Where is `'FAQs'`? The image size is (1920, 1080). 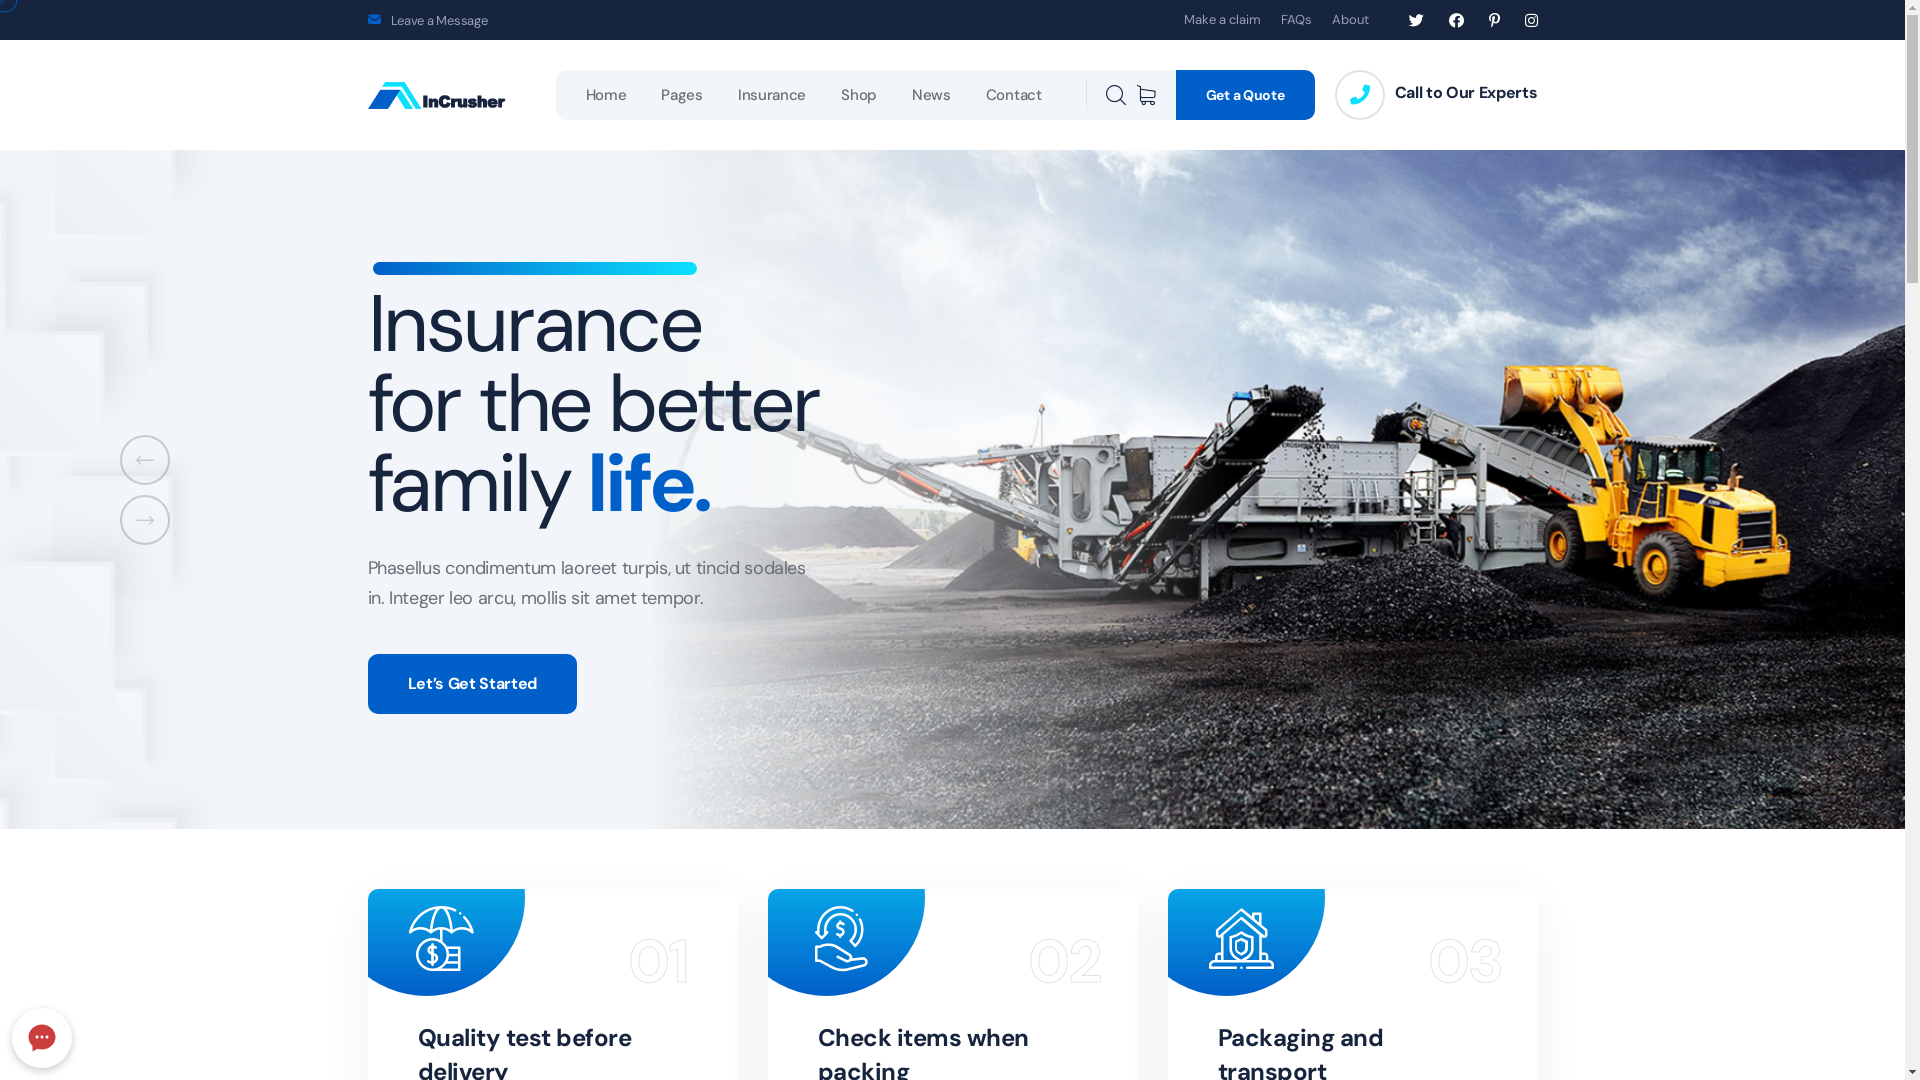 'FAQs' is located at coordinates (1295, 19).